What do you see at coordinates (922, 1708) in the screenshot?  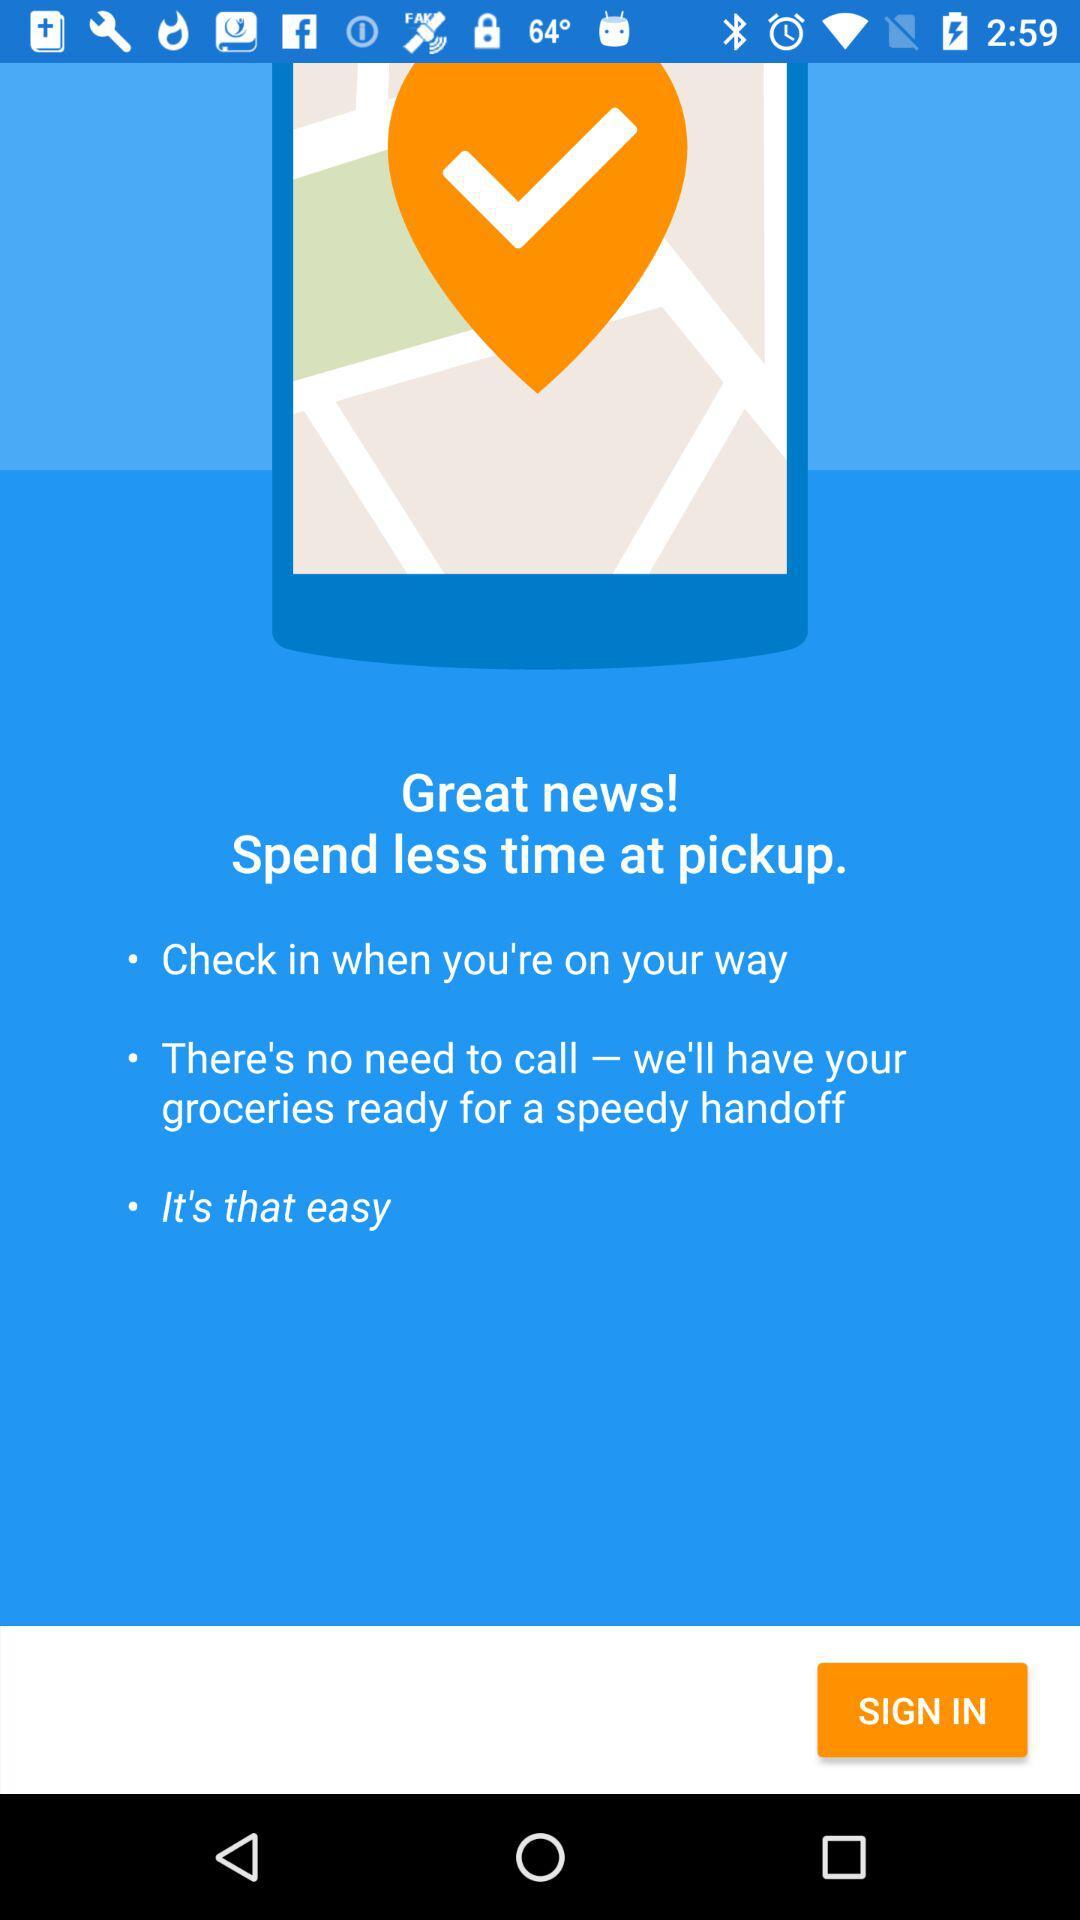 I see `sign in icon` at bounding box center [922, 1708].